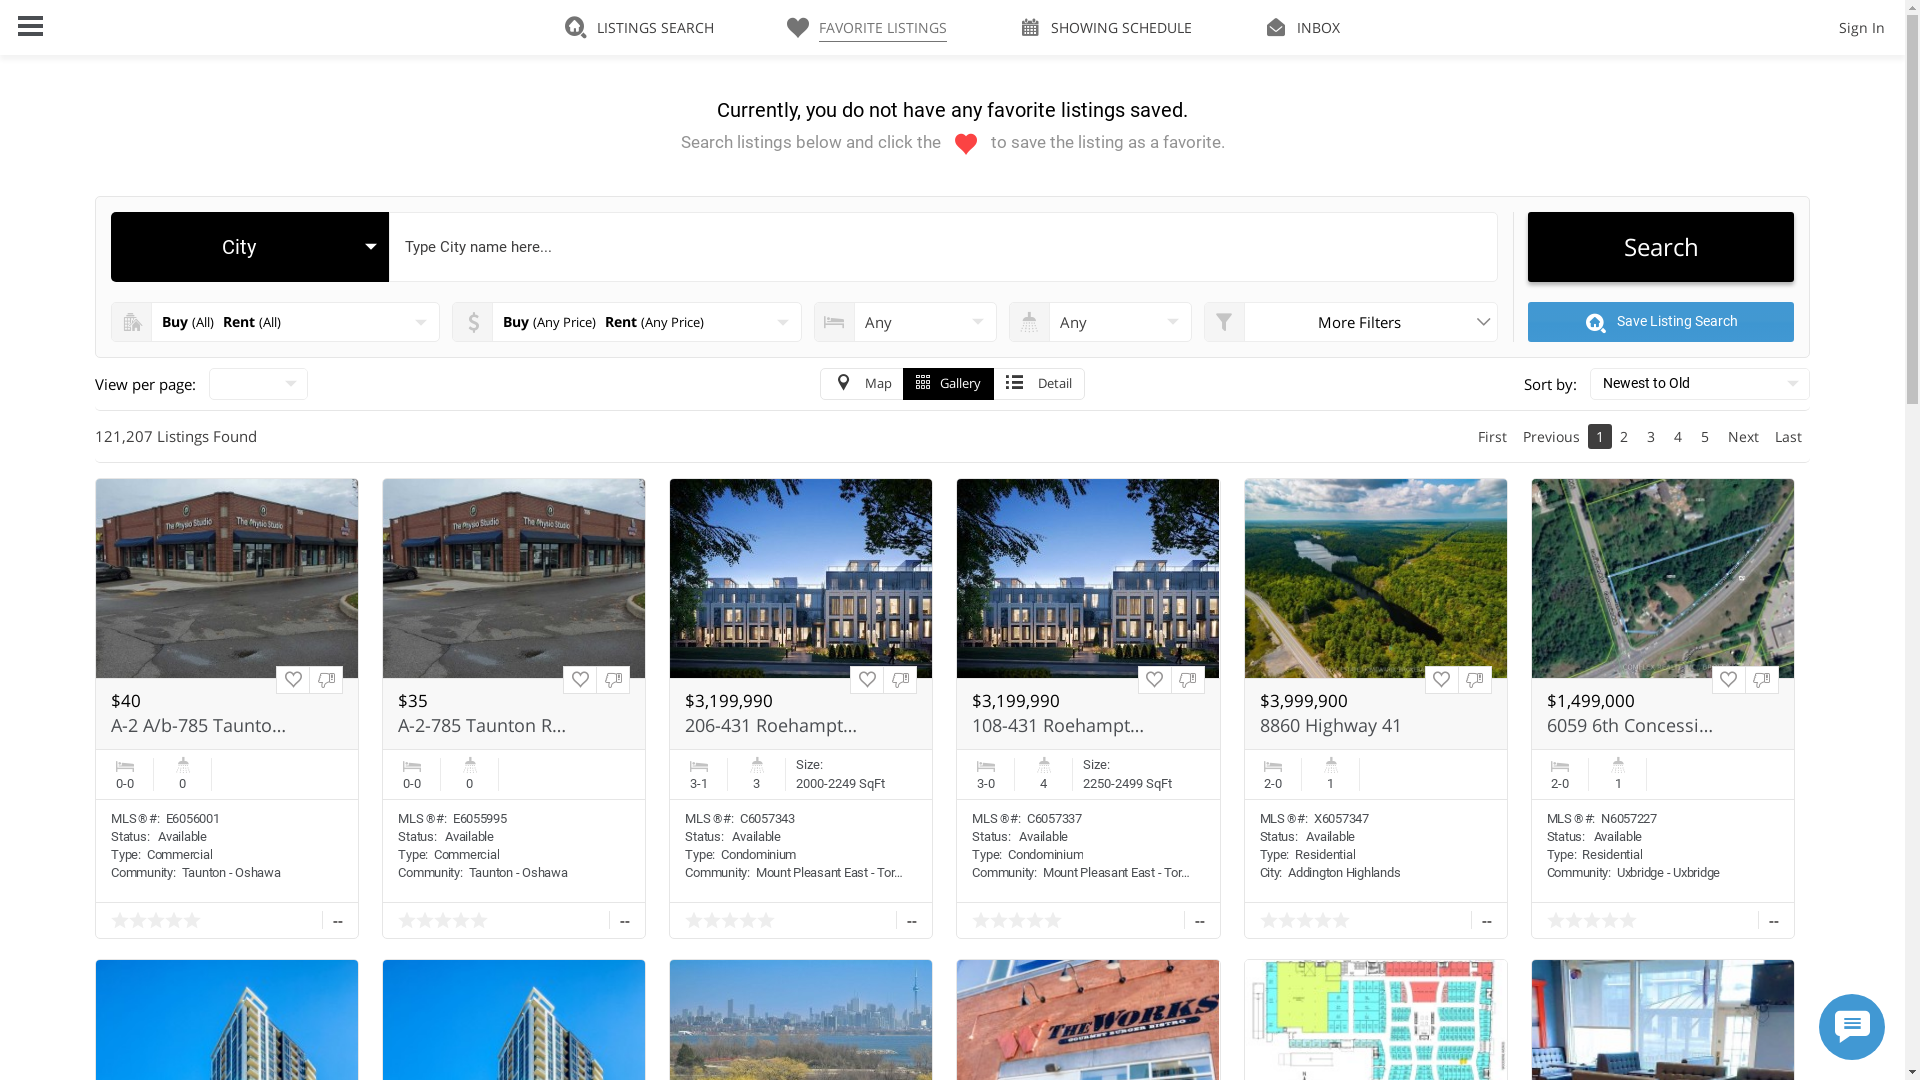 This screenshot has height=1080, width=1920. What do you see at coordinates (993, 384) in the screenshot?
I see `'Detail'` at bounding box center [993, 384].